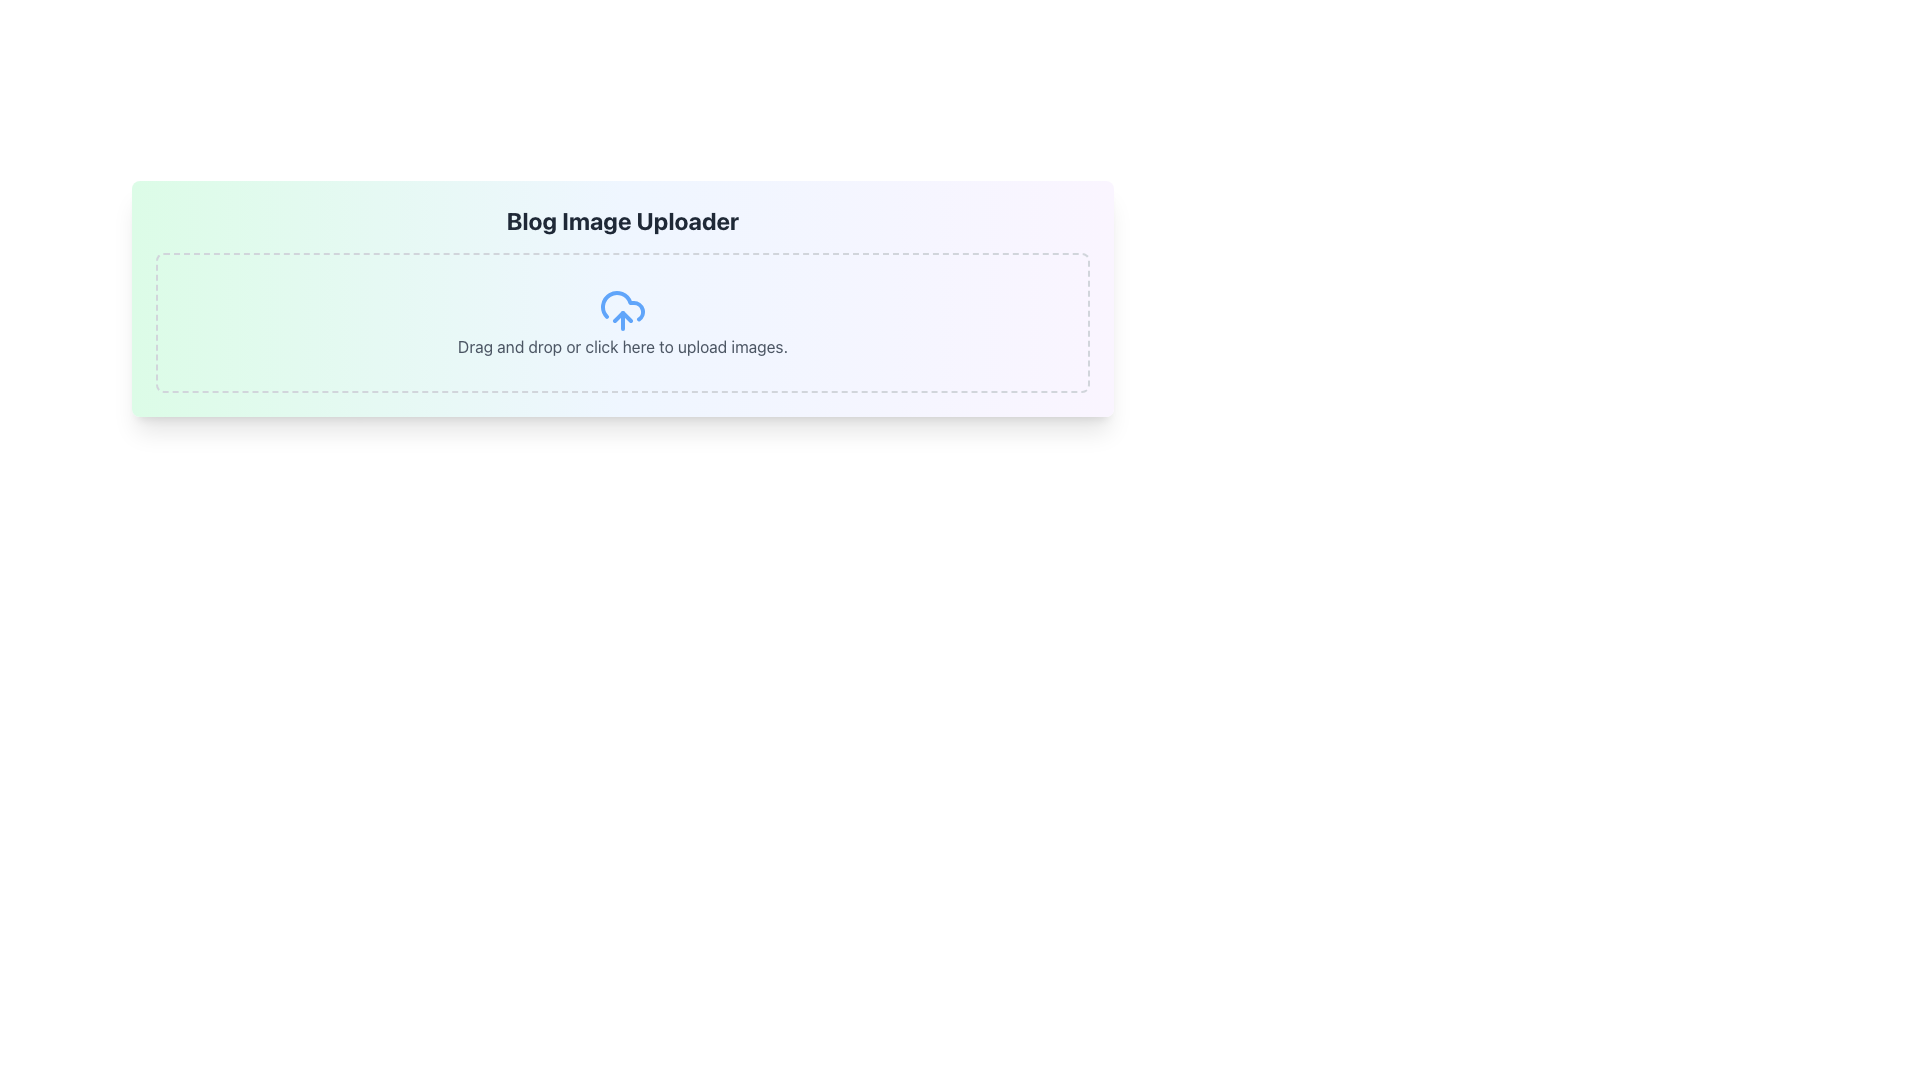 The width and height of the screenshot is (1920, 1080). What do you see at coordinates (622, 311) in the screenshot?
I see `the cloud with an upward-pointing arrow icon, which is located in the section titled 'Drag and drop or click here to upload images.'` at bounding box center [622, 311].